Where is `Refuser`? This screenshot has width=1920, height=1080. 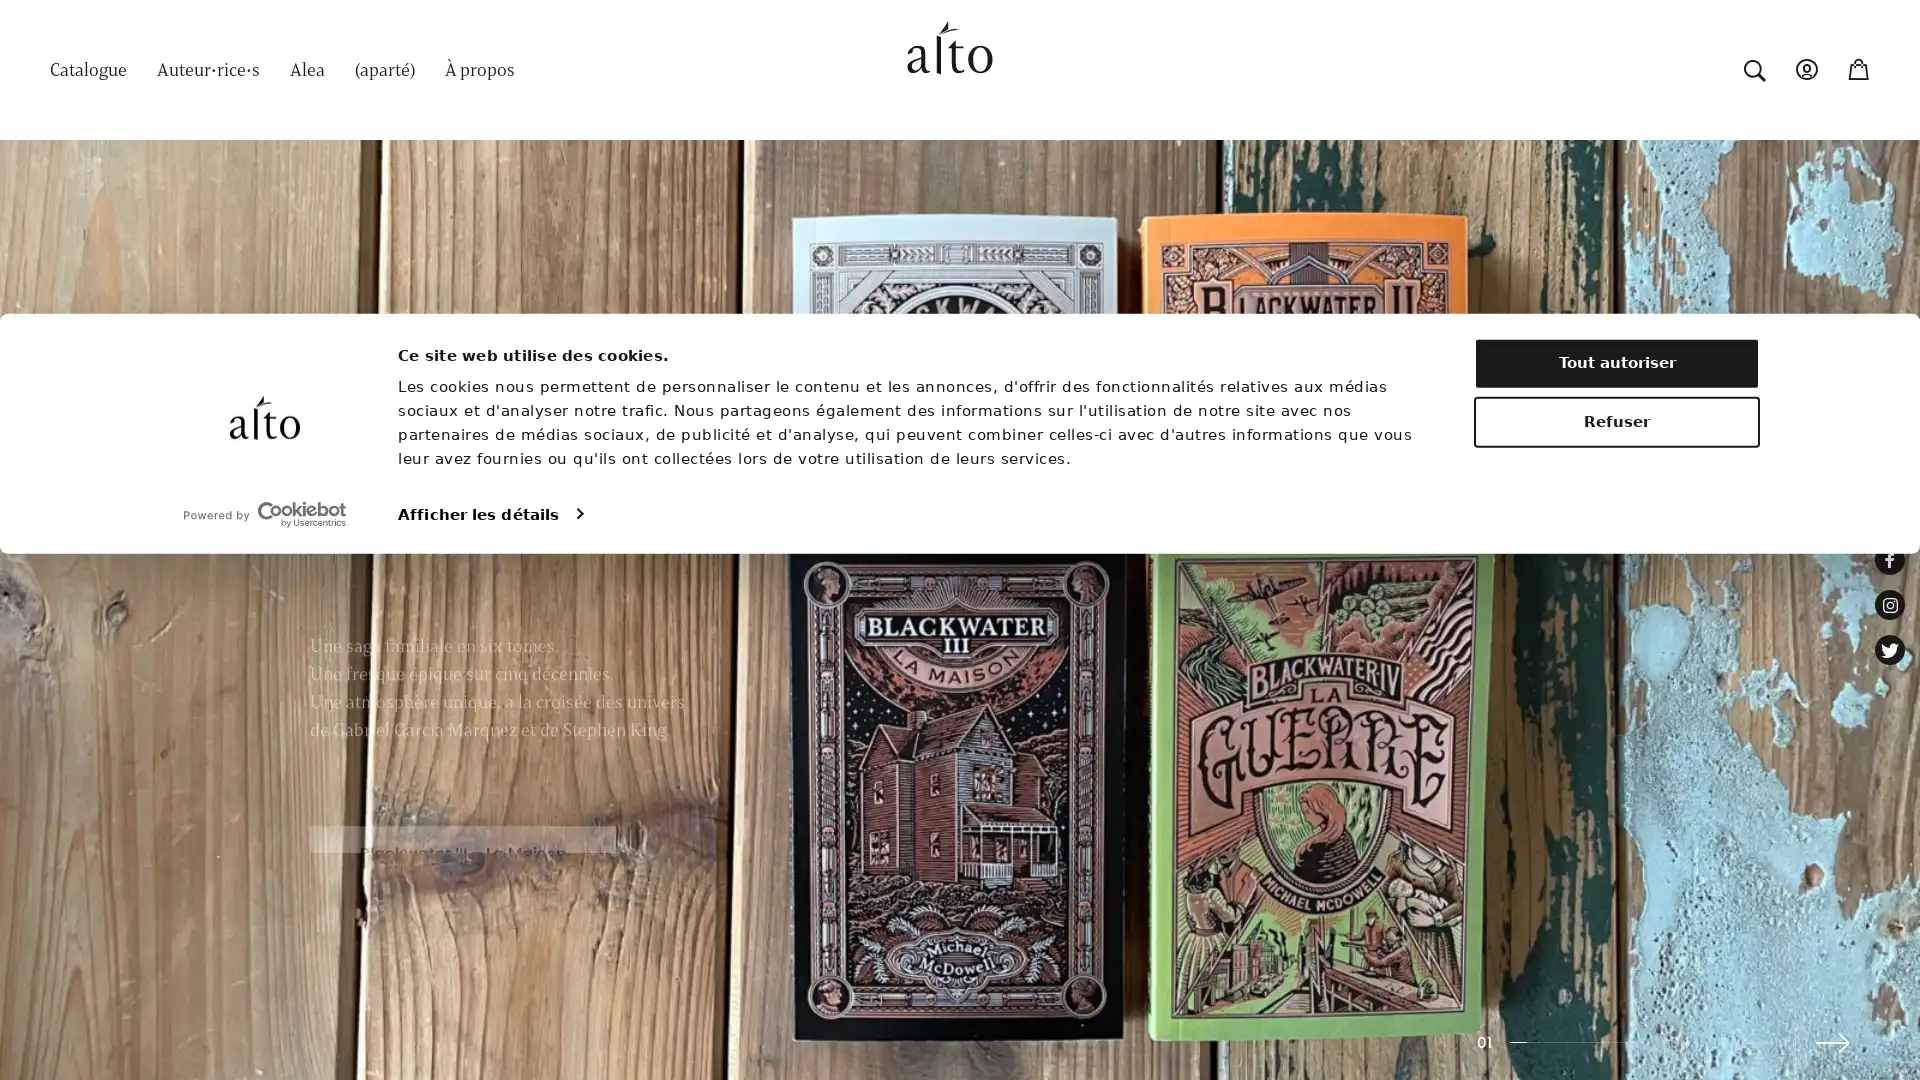 Refuser is located at coordinates (1617, 947).